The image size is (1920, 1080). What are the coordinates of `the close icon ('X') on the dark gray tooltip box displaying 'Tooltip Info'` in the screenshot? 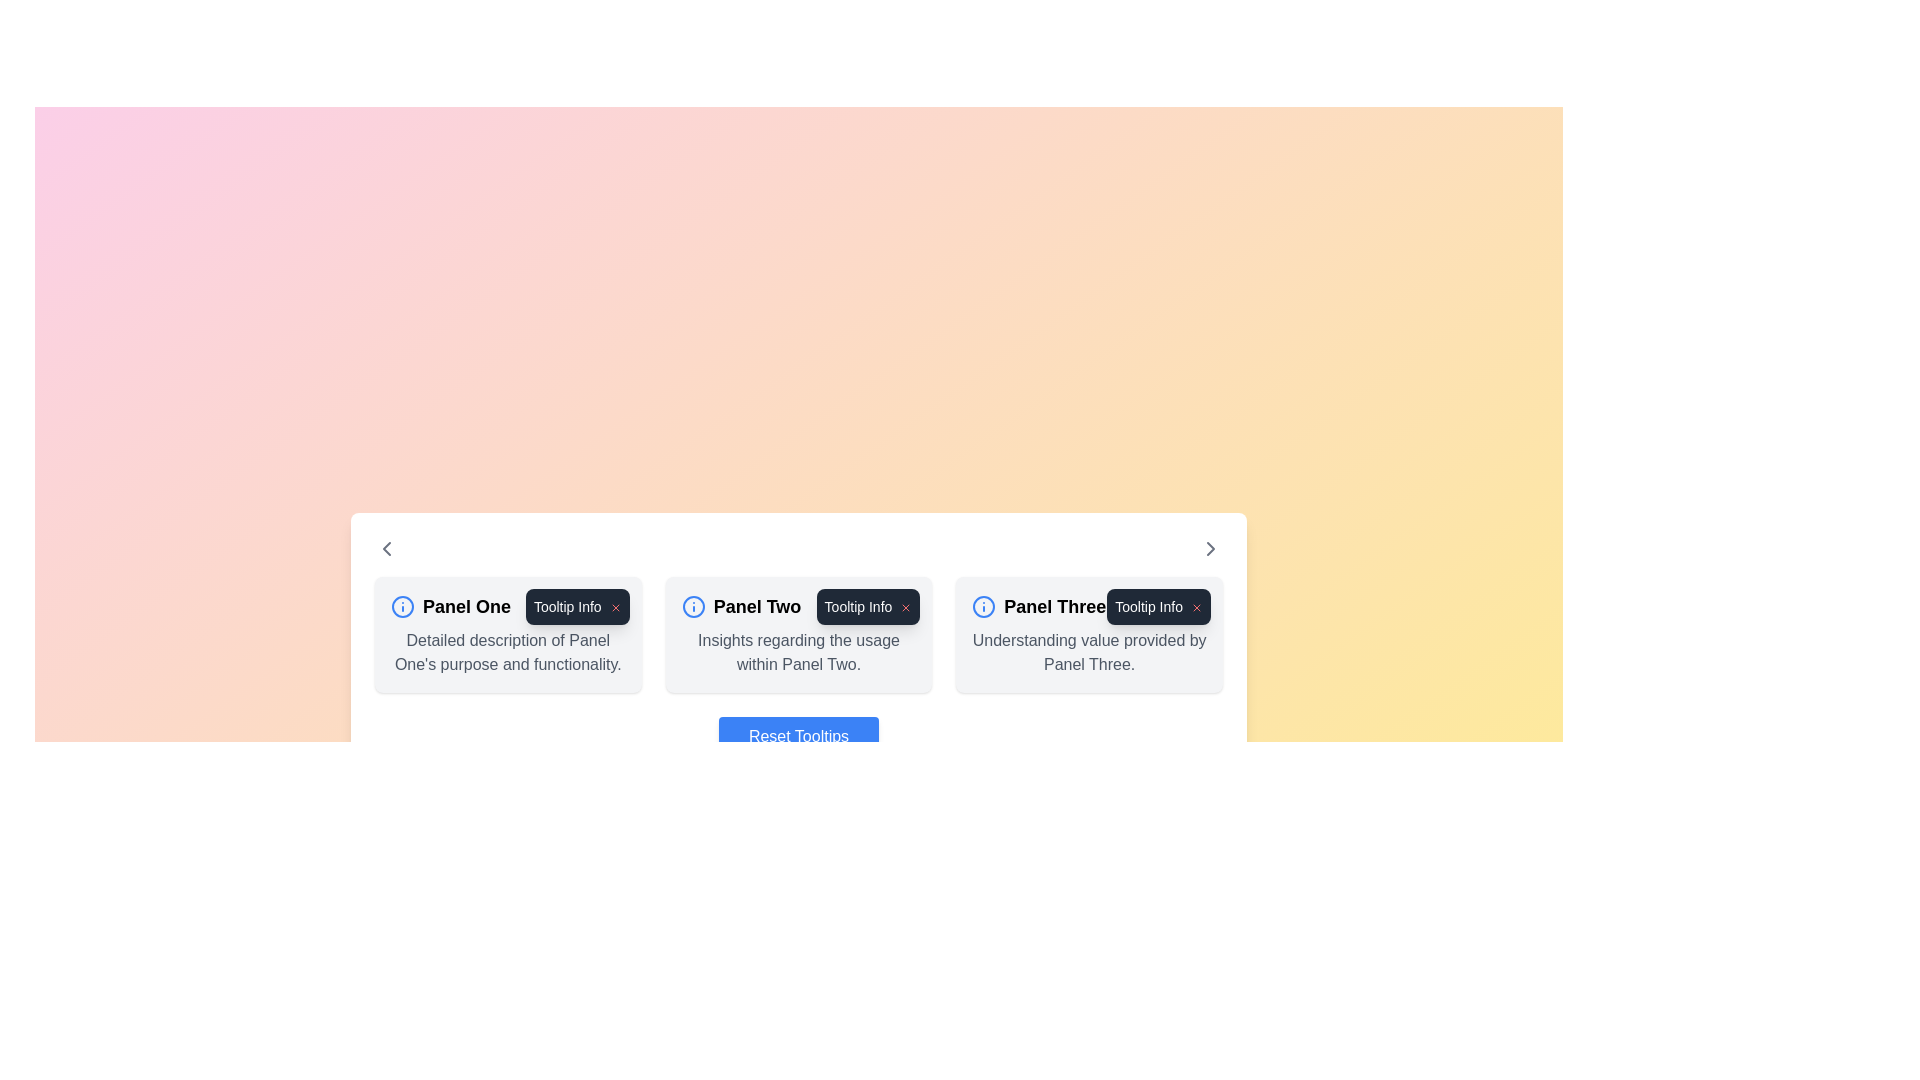 It's located at (868, 605).